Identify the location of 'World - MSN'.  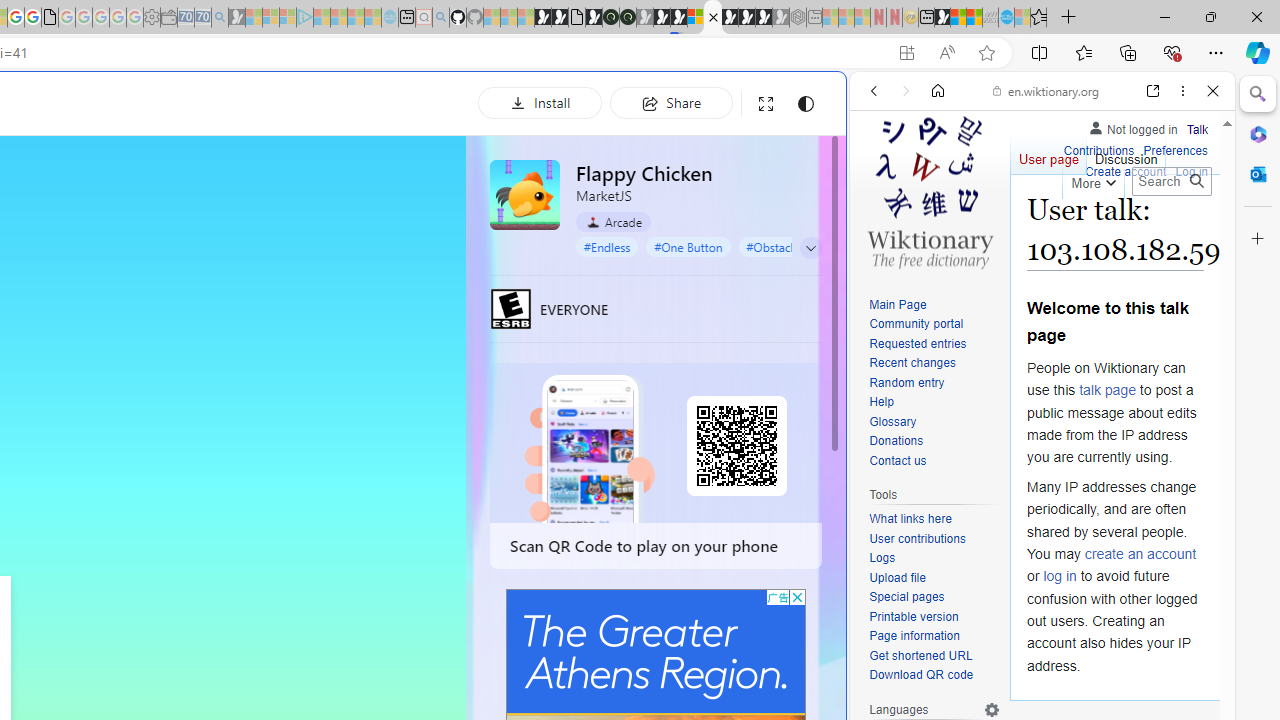
(957, 17).